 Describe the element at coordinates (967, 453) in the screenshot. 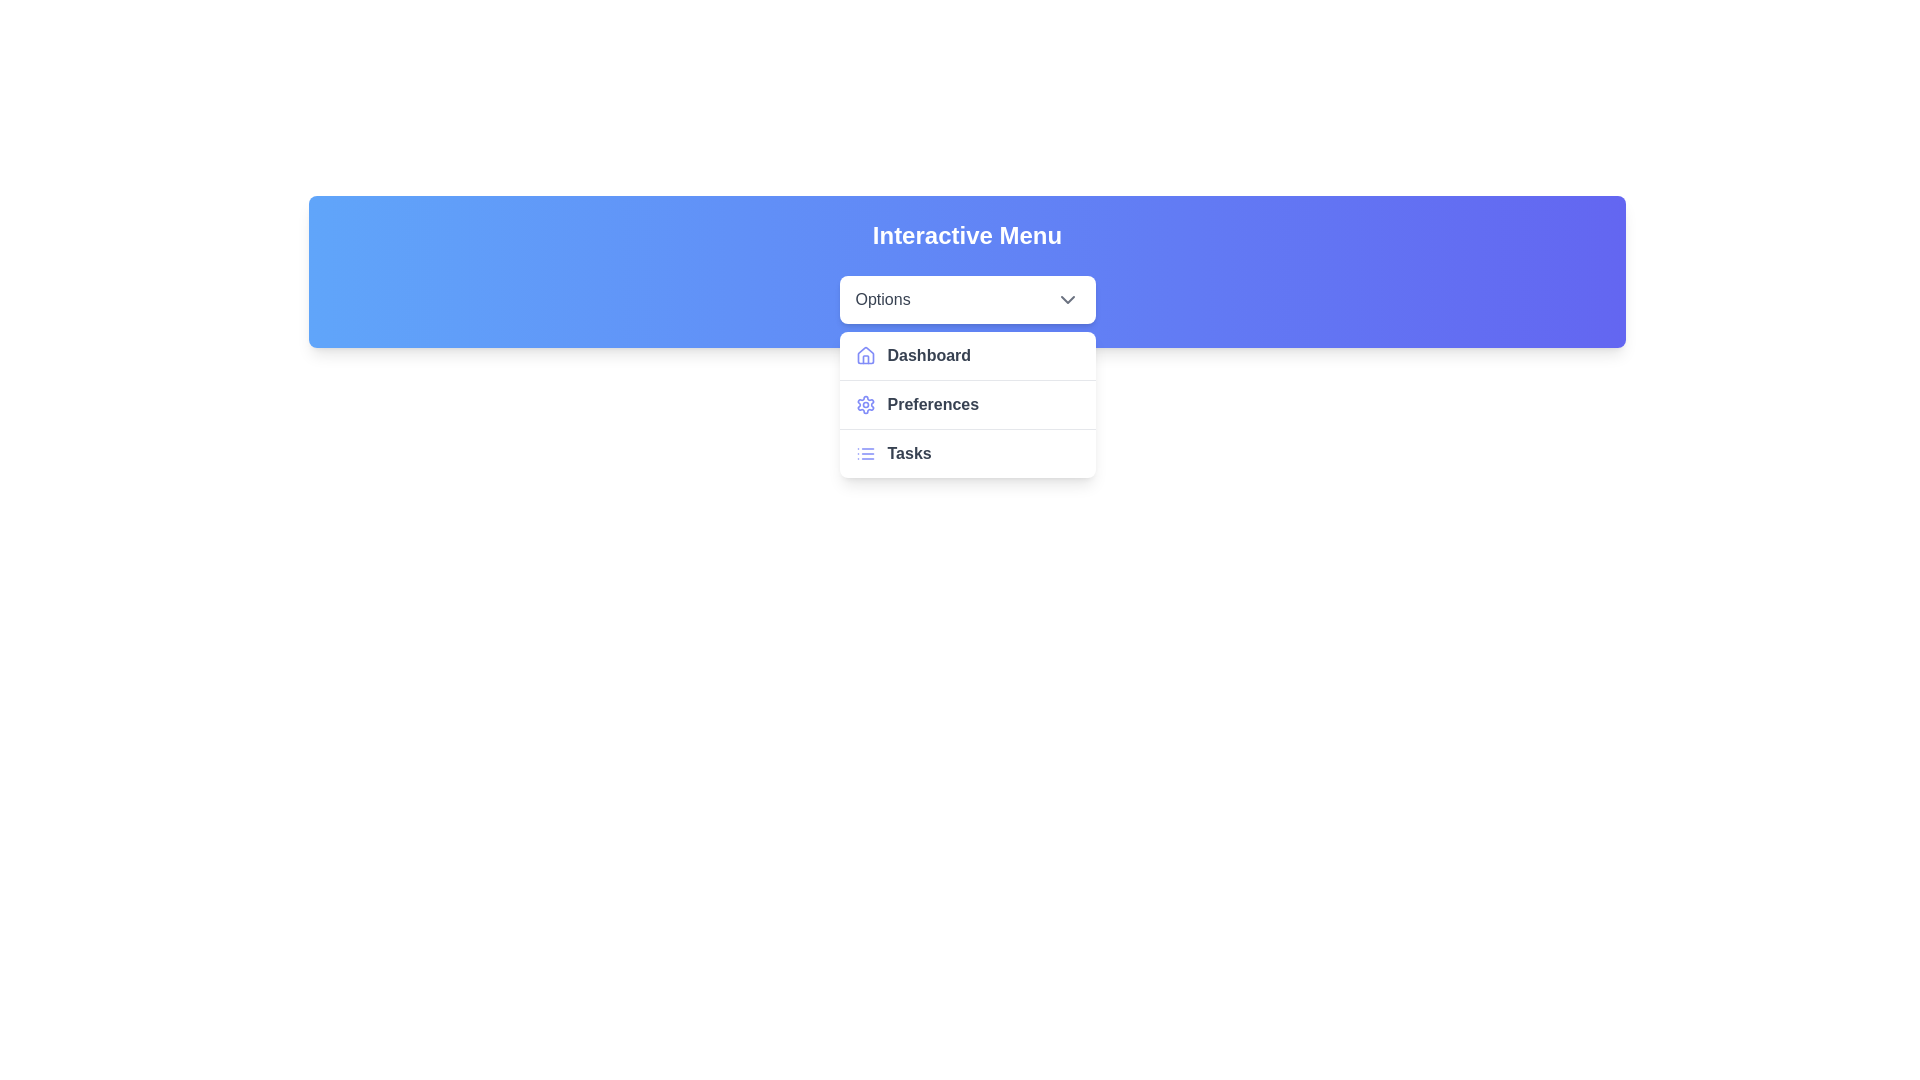

I see `the 'Tasks' menu option, which is the third item in the dropdown menu` at that location.